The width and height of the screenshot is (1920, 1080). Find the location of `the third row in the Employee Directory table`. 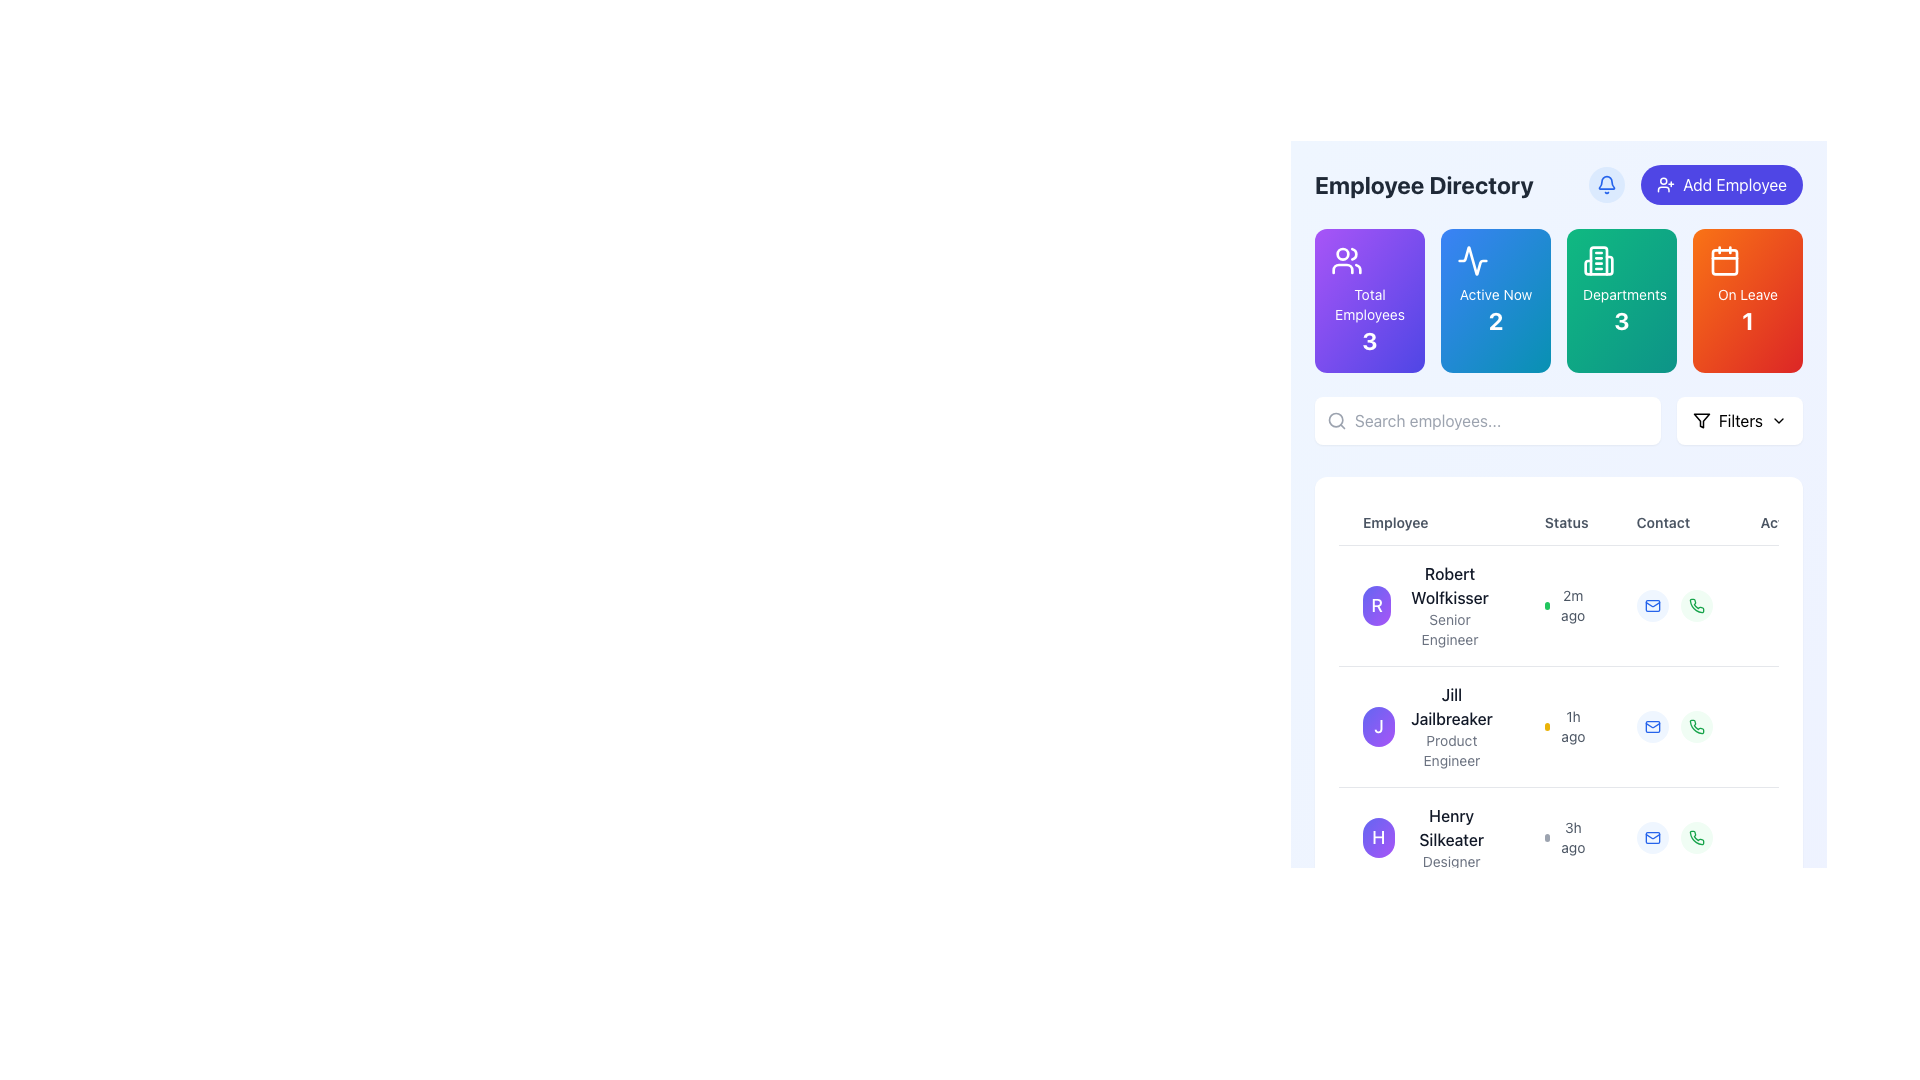

the third row in the Employee Directory table is located at coordinates (1586, 837).